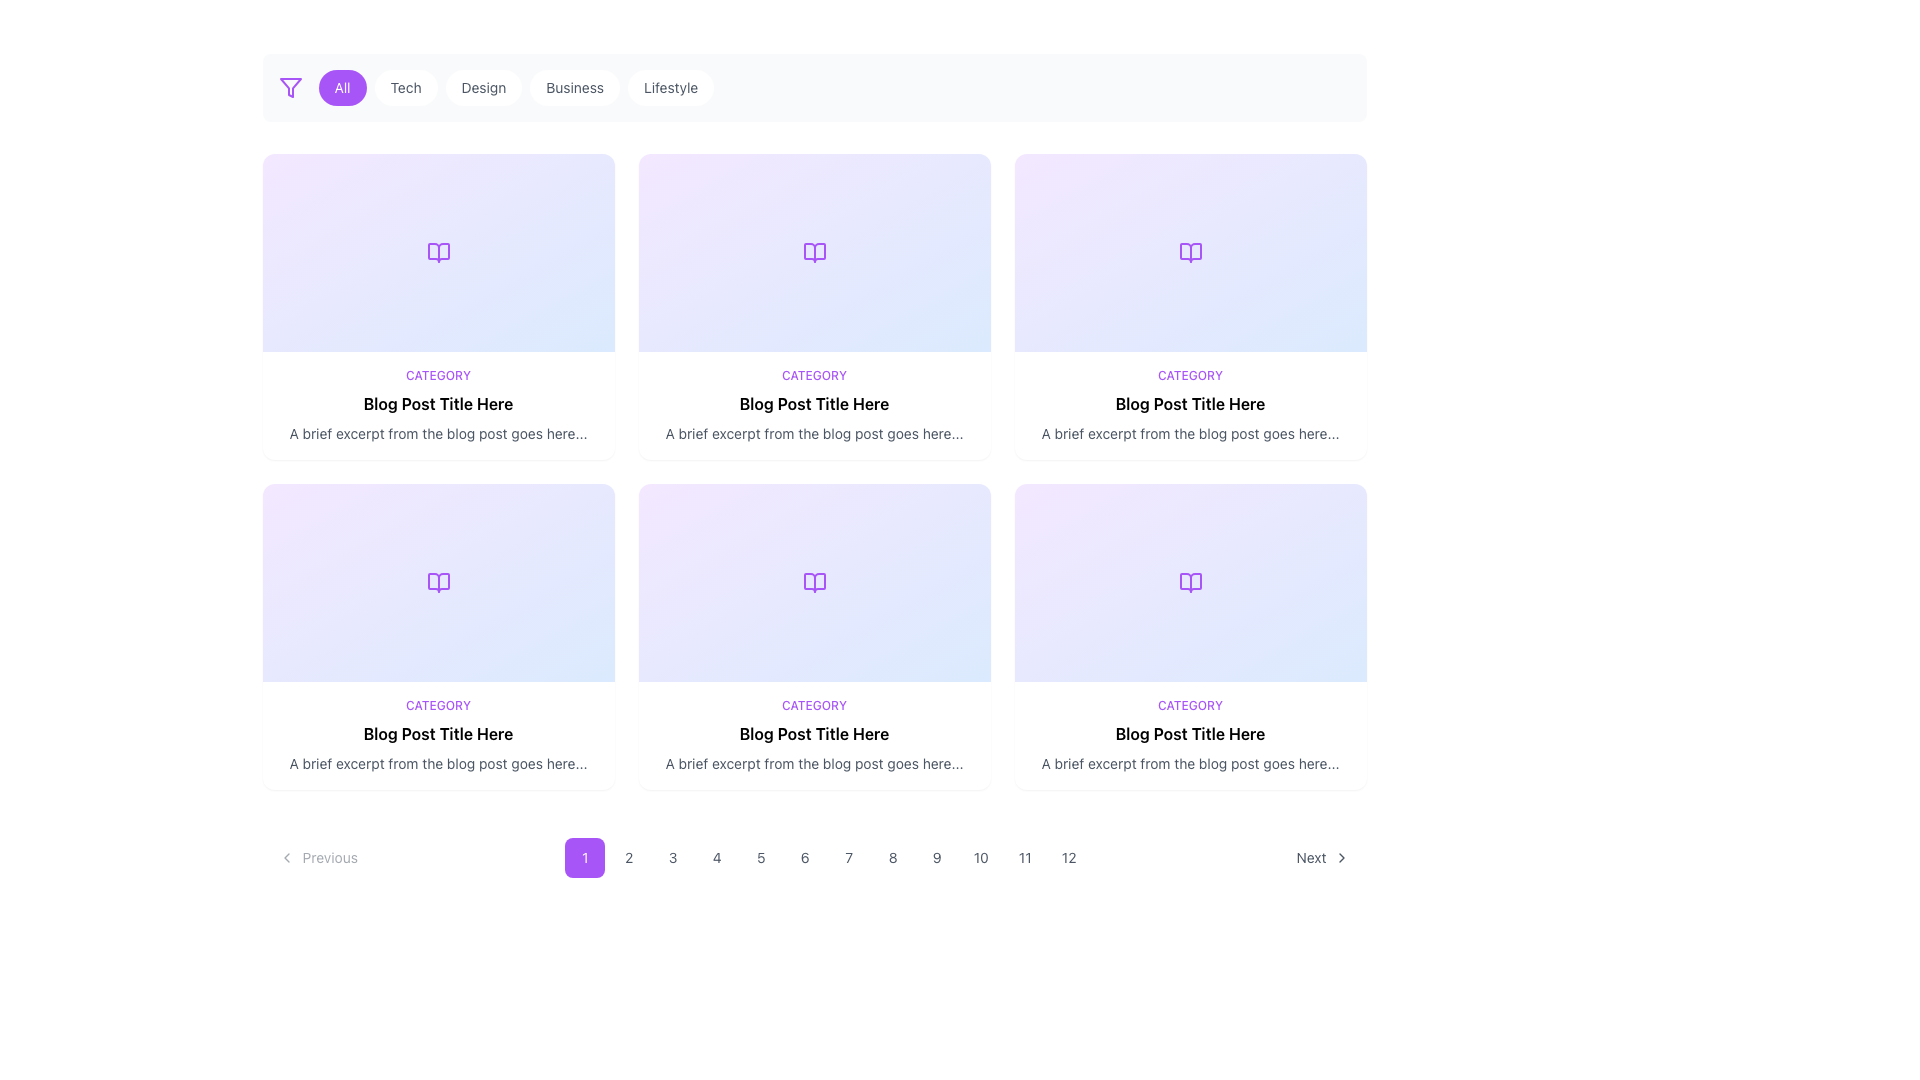 Image resolution: width=1920 pixels, height=1080 pixels. Describe the element at coordinates (981, 856) in the screenshot. I see `the pagination button labeled '10'` at that location.